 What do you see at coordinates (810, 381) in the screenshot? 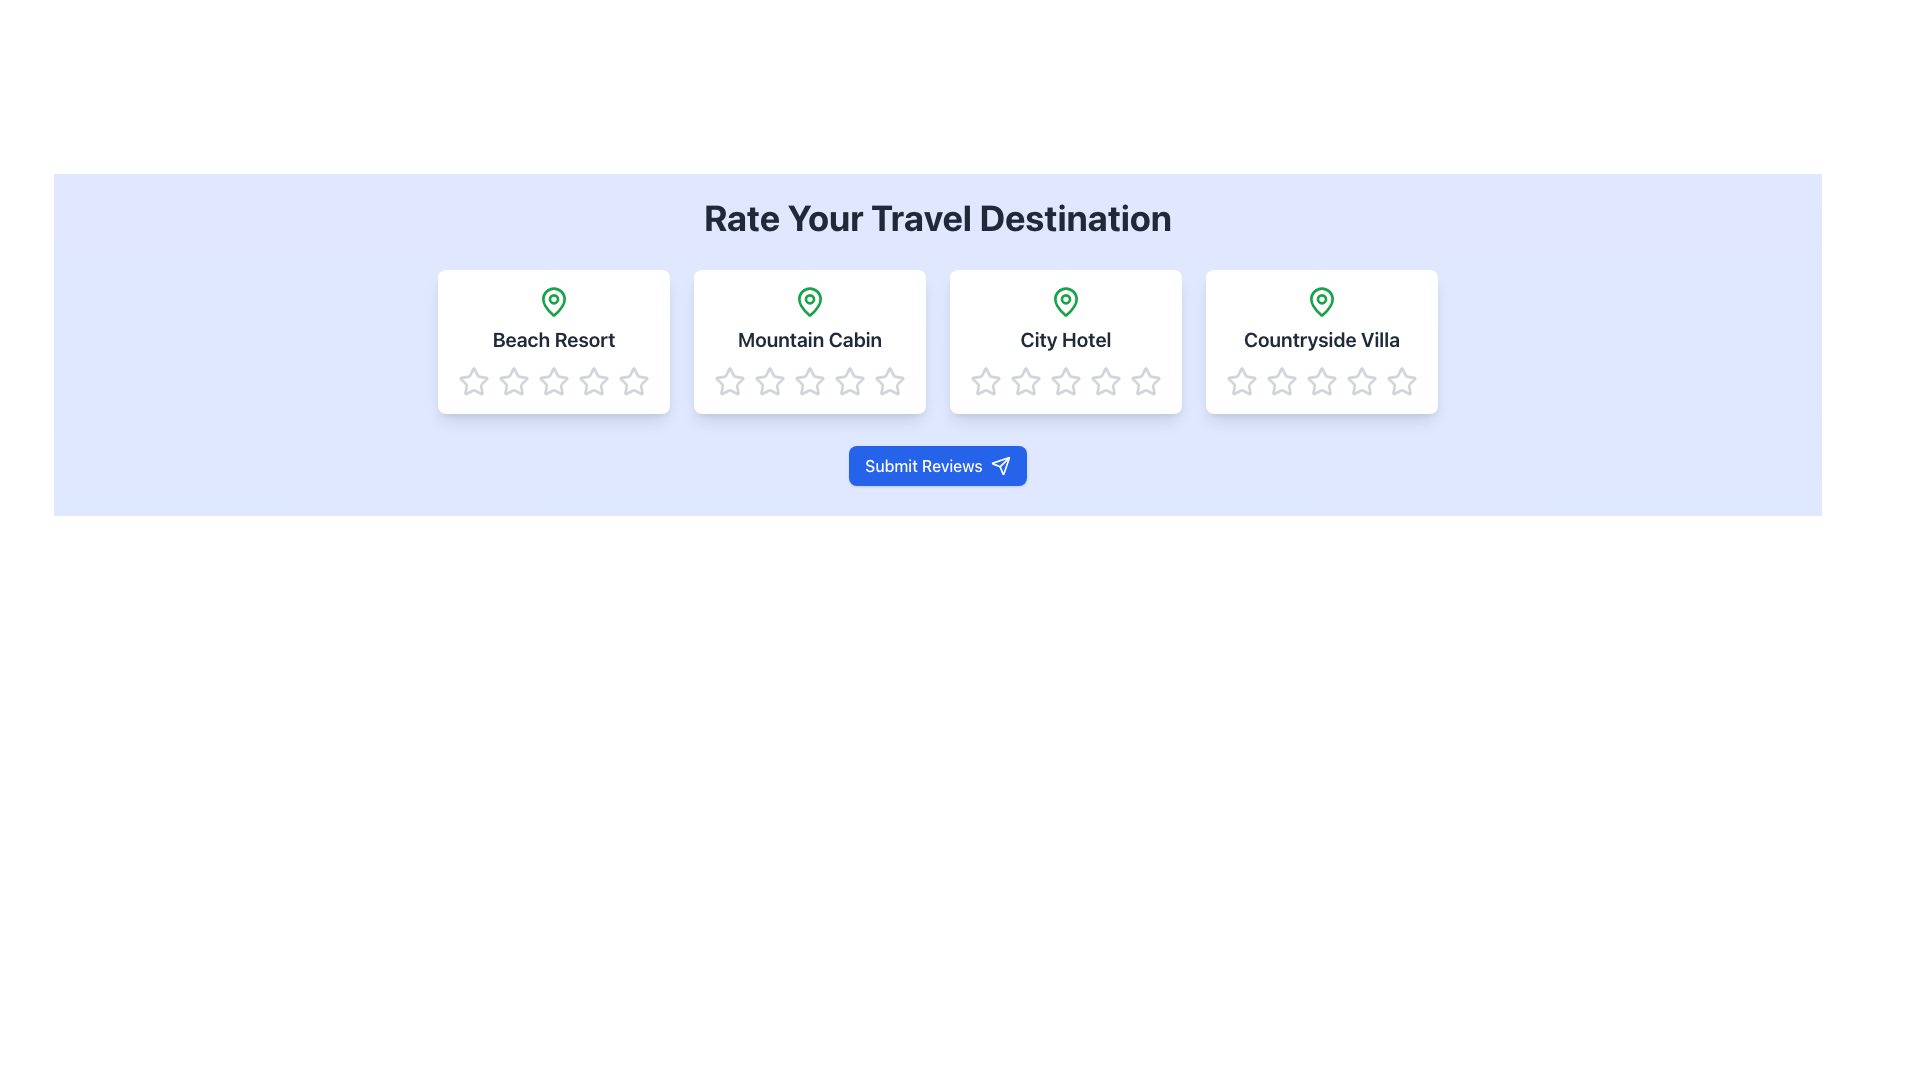
I see `the star icon in the Rating component below the 'Mountain Cabin' label` at bounding box center [810, 381].